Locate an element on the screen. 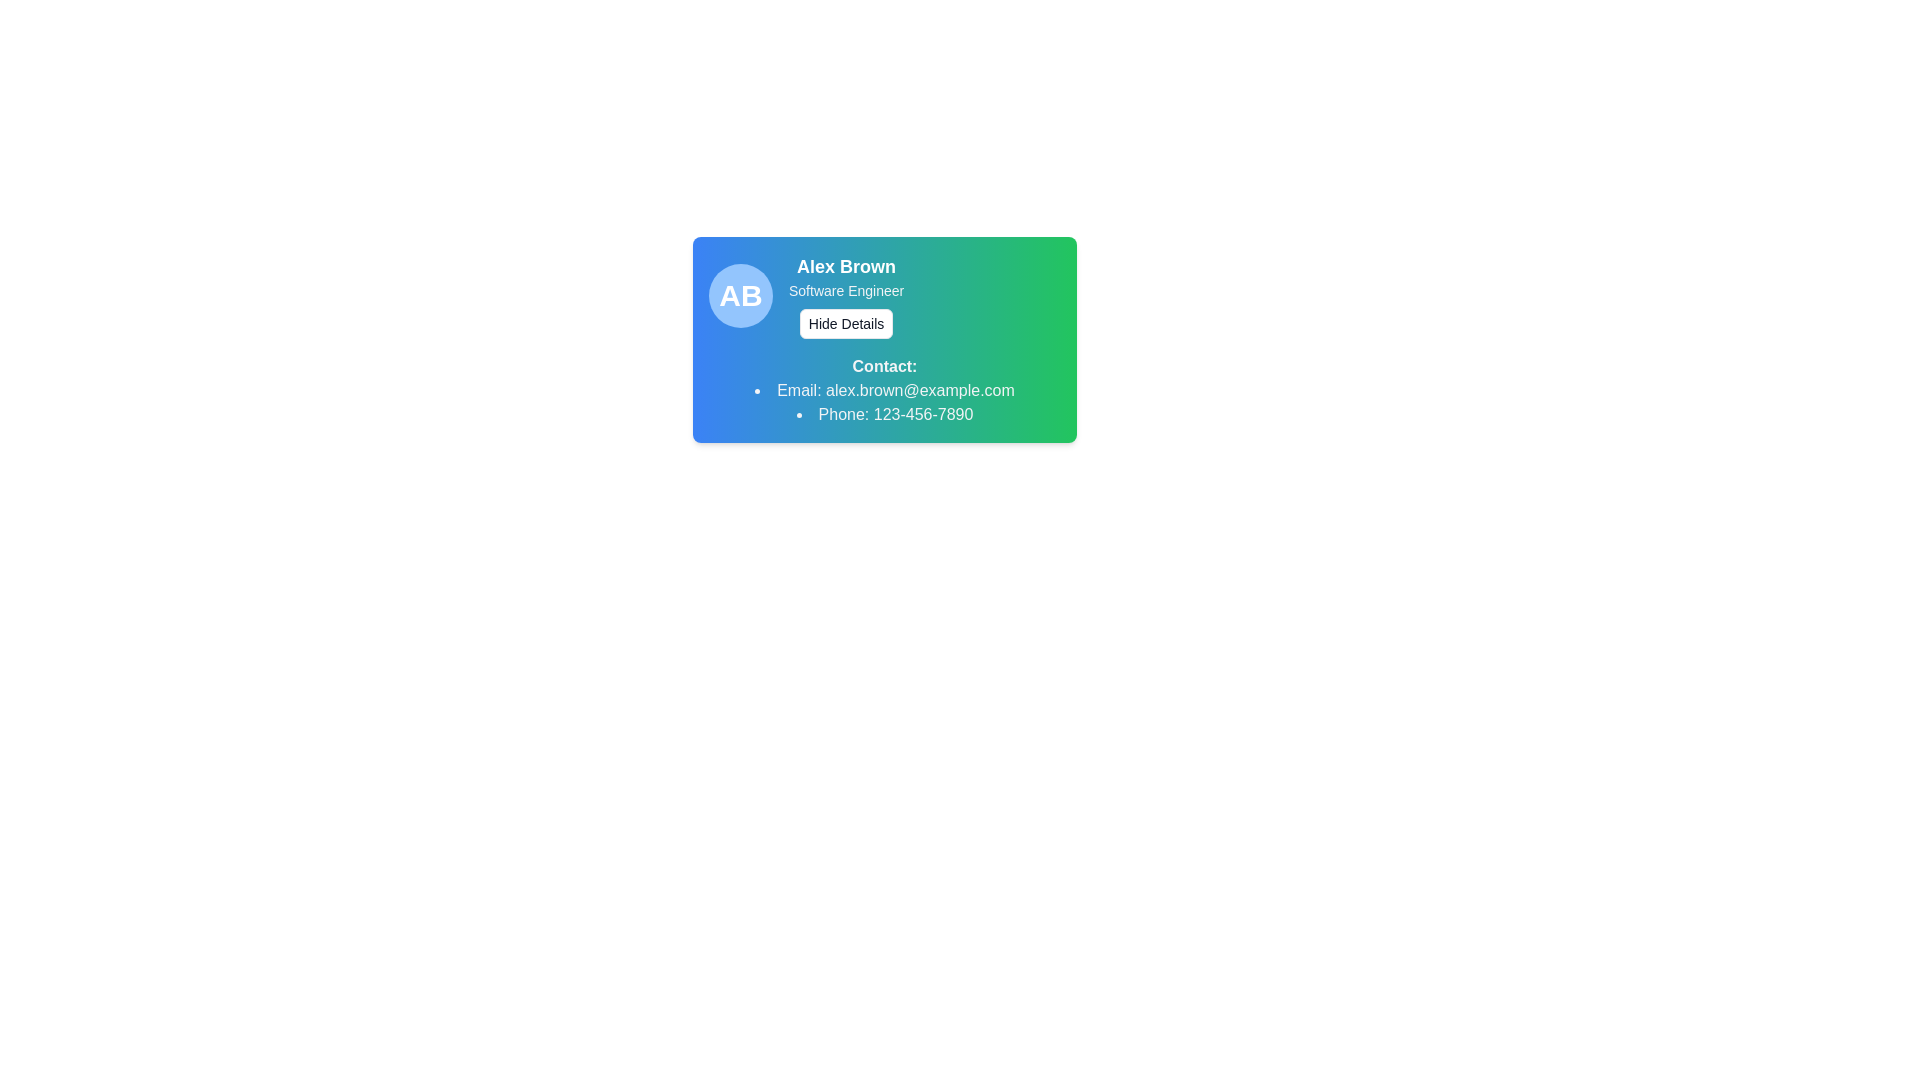  information displayed in the Text Display element which shows the email 'alex.brown@example.com' in the contact list is located at coordinates (883, 390).